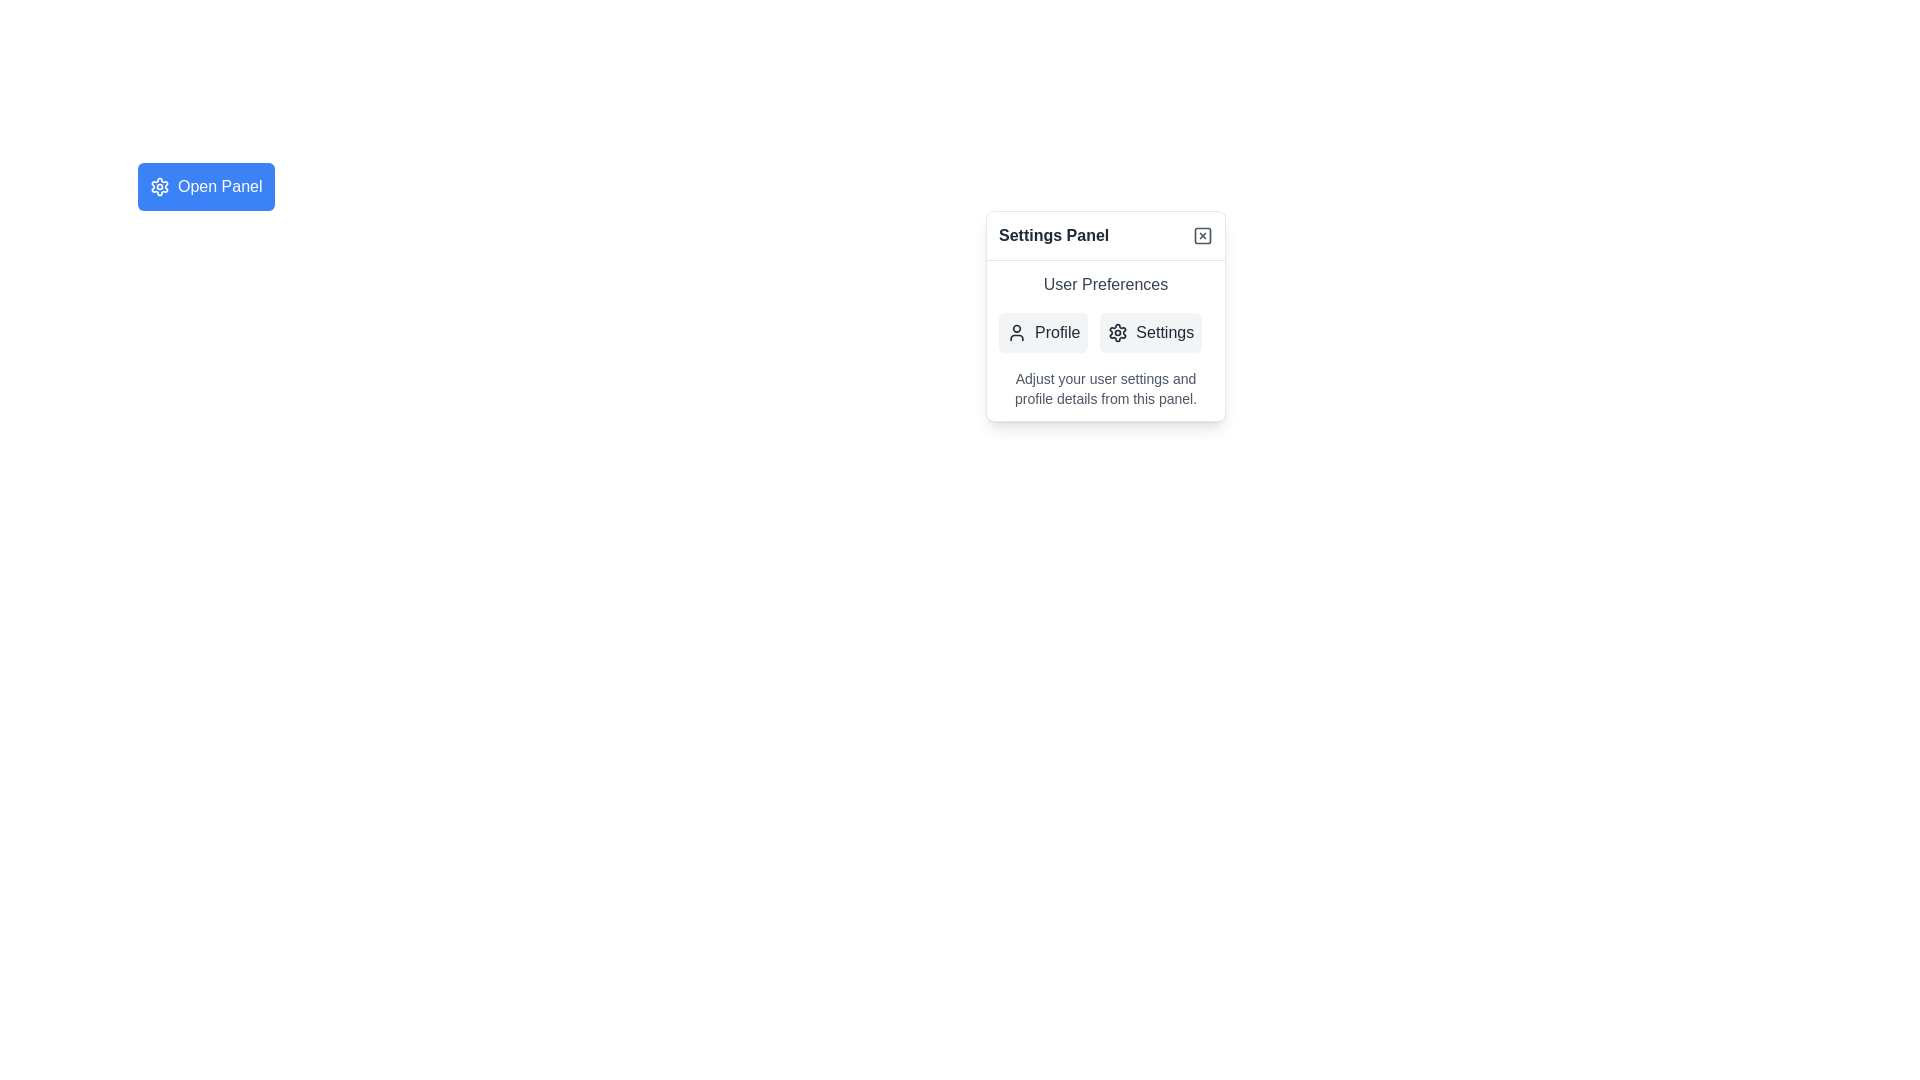  I want to click on the gear-shaped settings icon located to the left of the 'Open Panel' button, so click(158, 186).